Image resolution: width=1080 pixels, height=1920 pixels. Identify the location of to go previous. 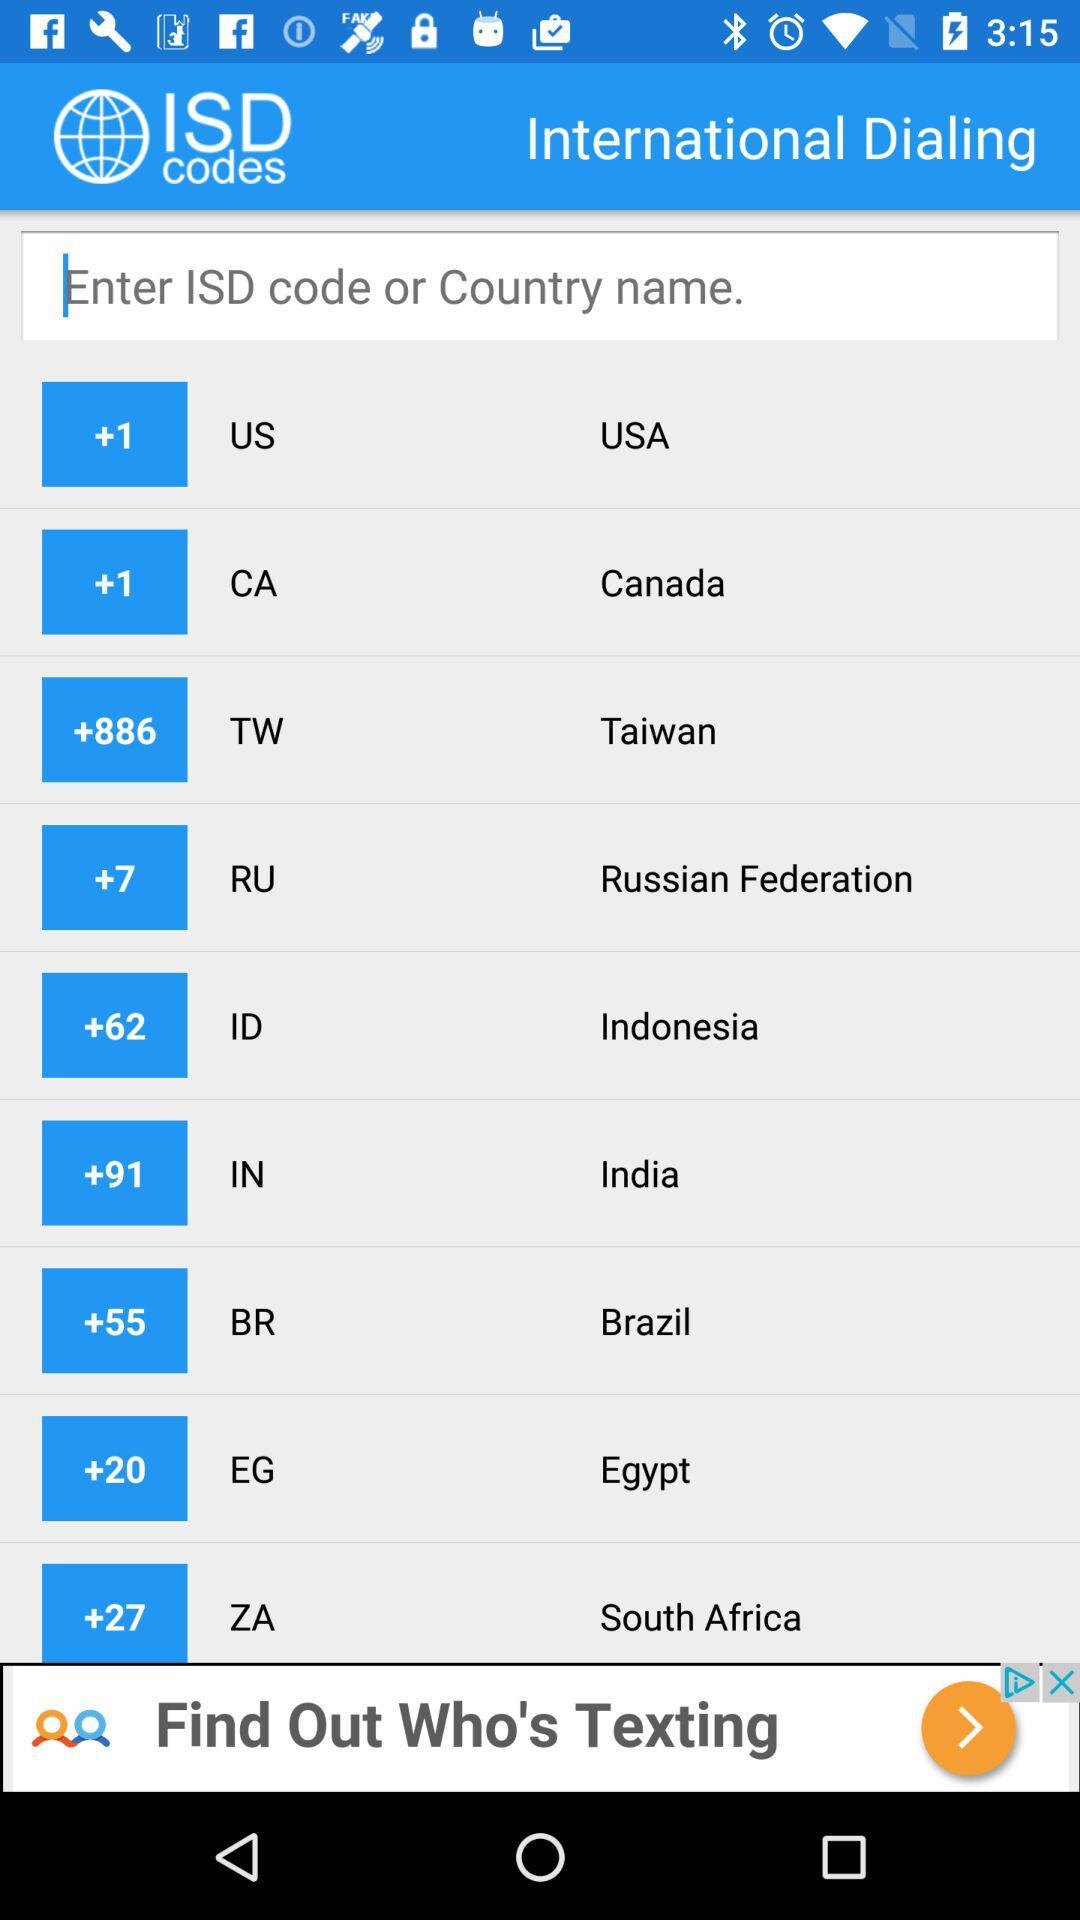
(540, 1727).